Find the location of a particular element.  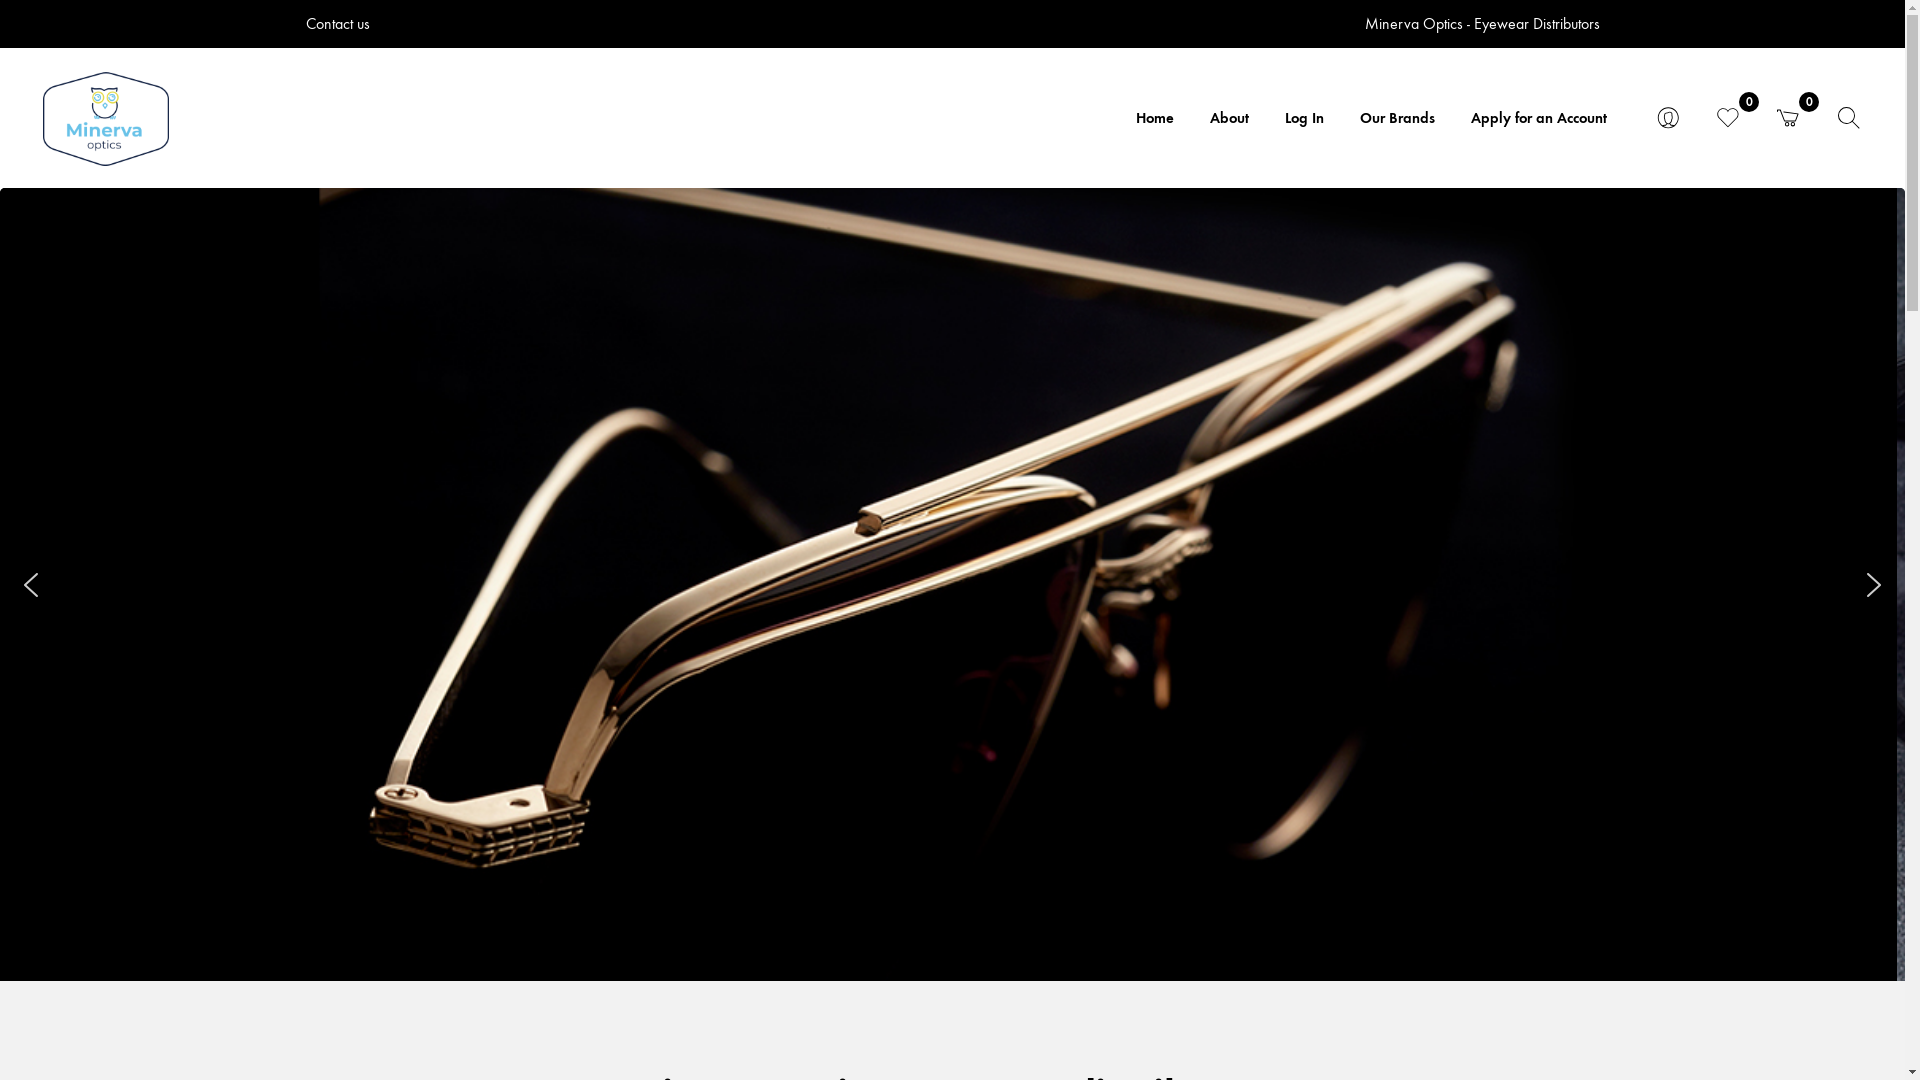

'Log In' is located at coordinates (1304, 119).